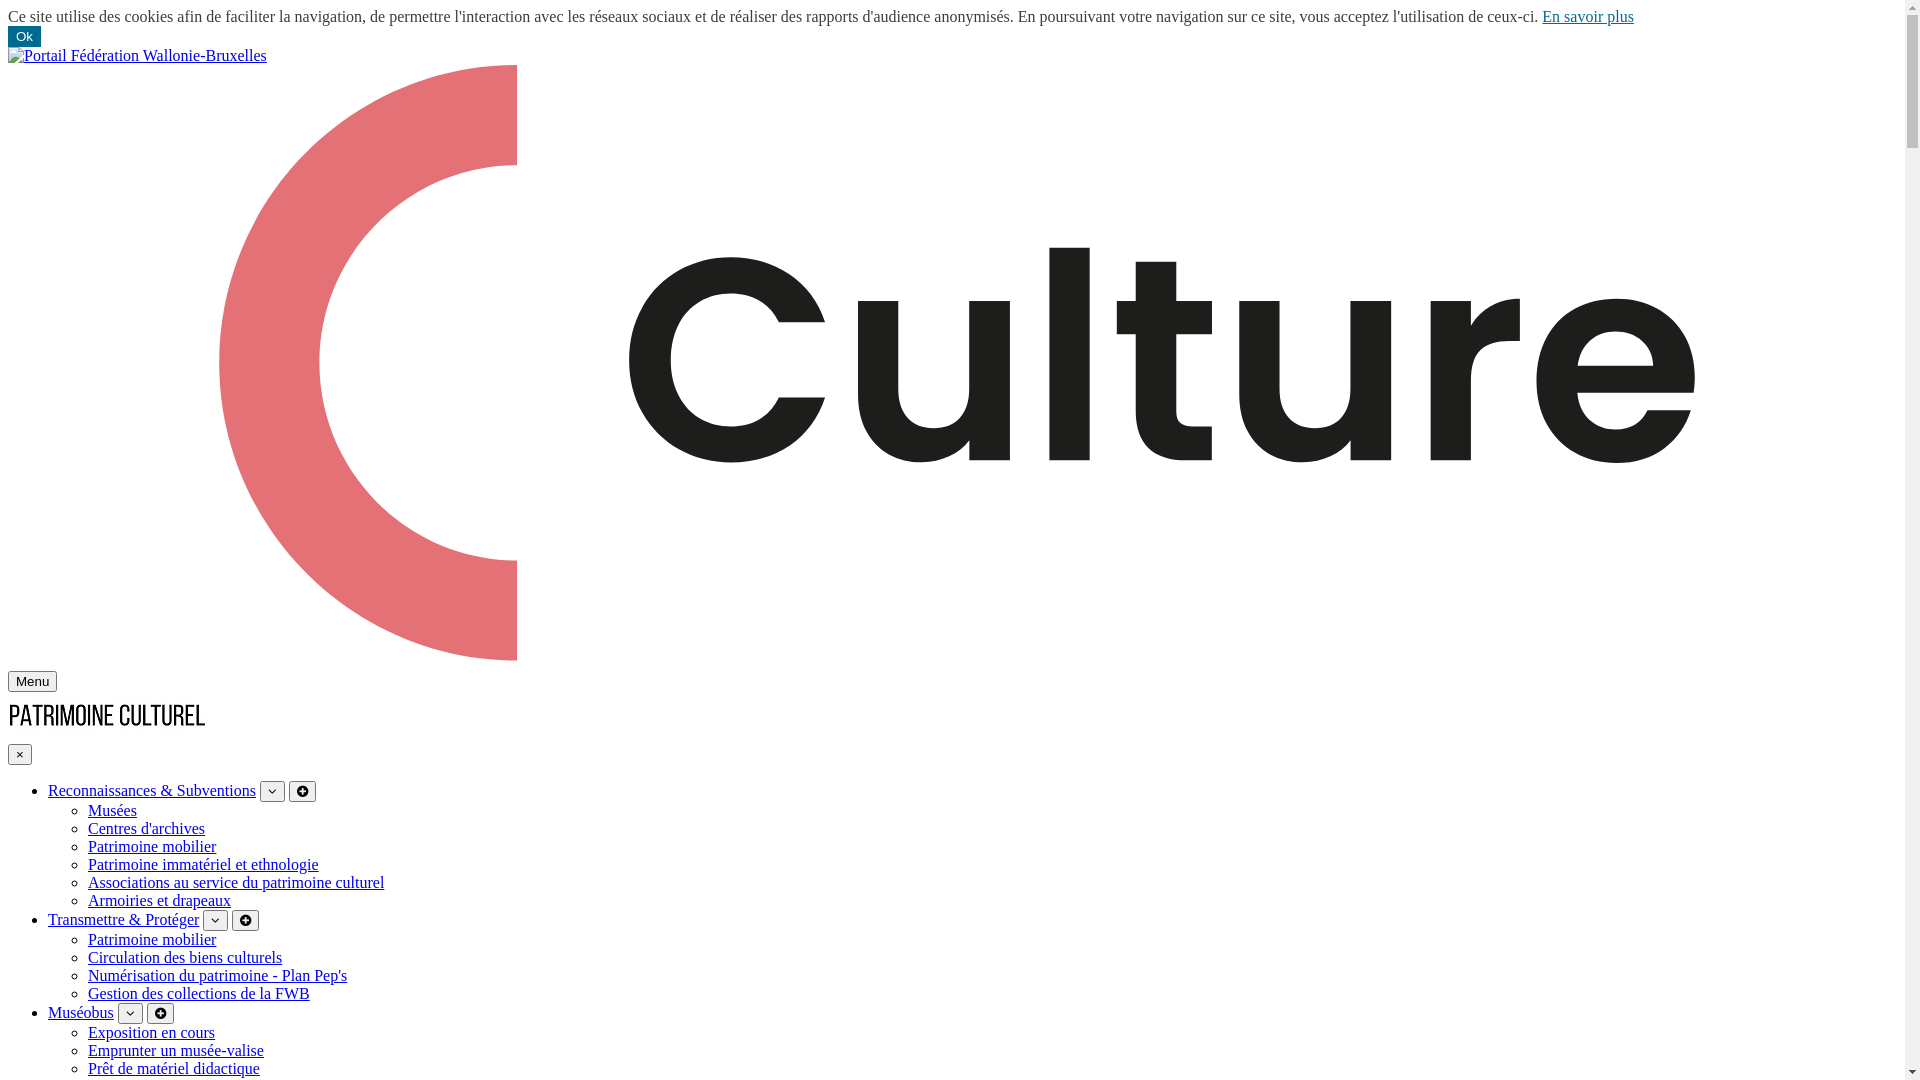 Image resolution: width=1920 pixels, height=1080 pixels. What do you see at coordinates (198, 993) in the screenshot?
I see `'Gestion des collections de la FWB'` at bounding box center [198, 993].